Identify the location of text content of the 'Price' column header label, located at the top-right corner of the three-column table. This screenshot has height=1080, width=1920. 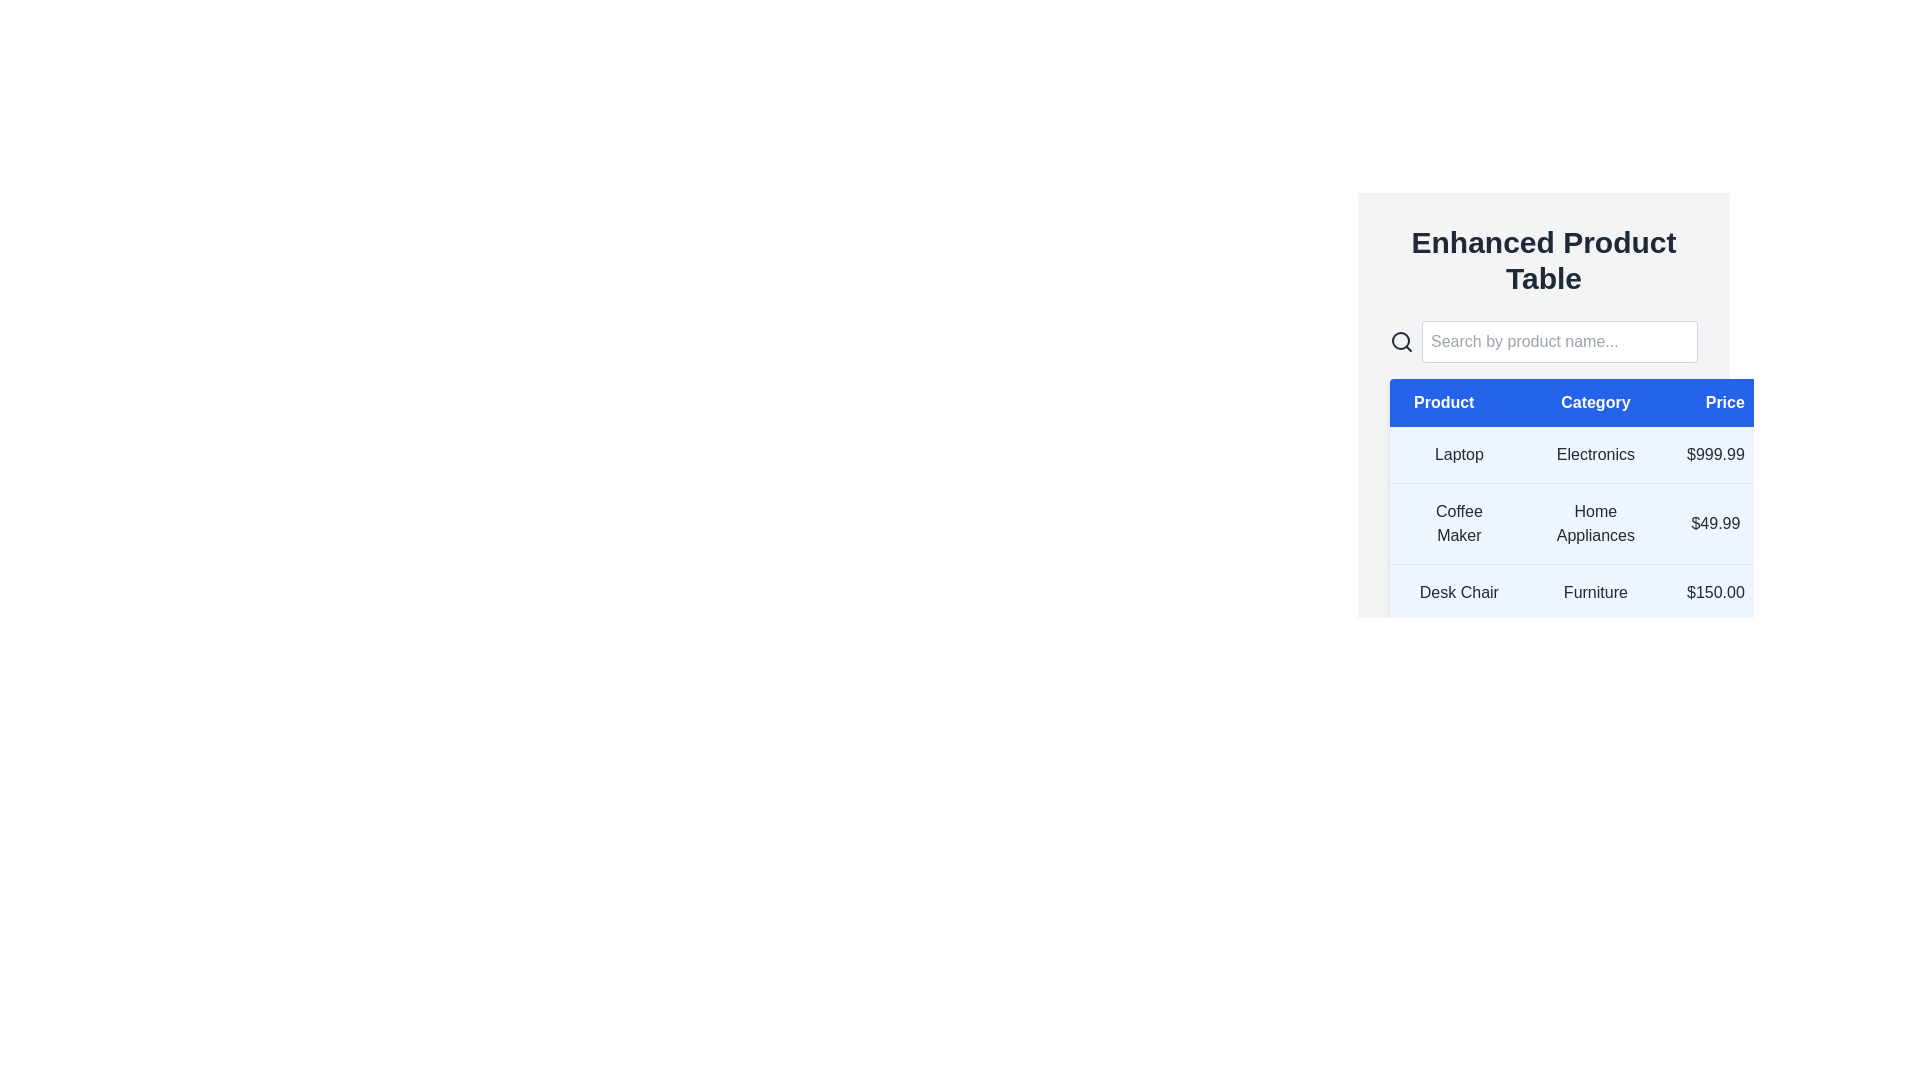
(1714, 402).